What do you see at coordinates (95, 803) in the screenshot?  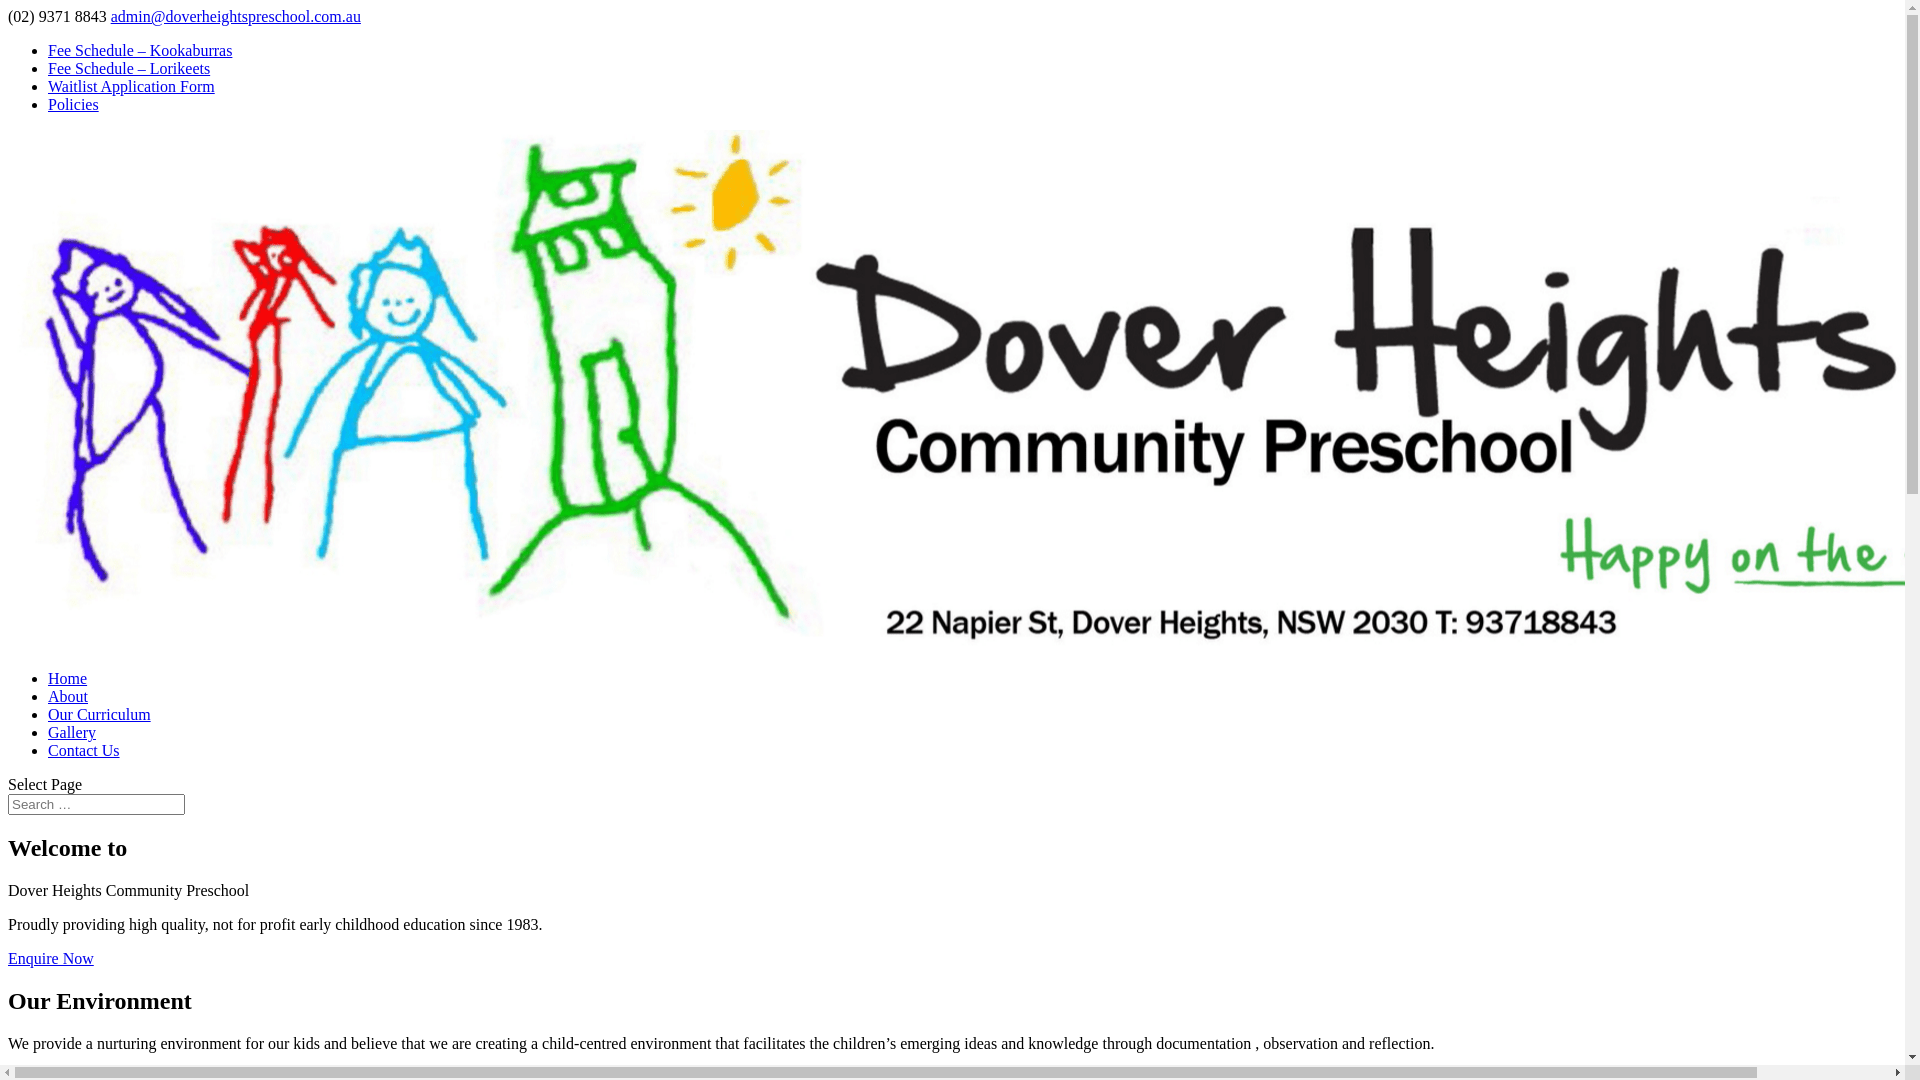 I see `'Search for:'` at bounding box center [95, 803].